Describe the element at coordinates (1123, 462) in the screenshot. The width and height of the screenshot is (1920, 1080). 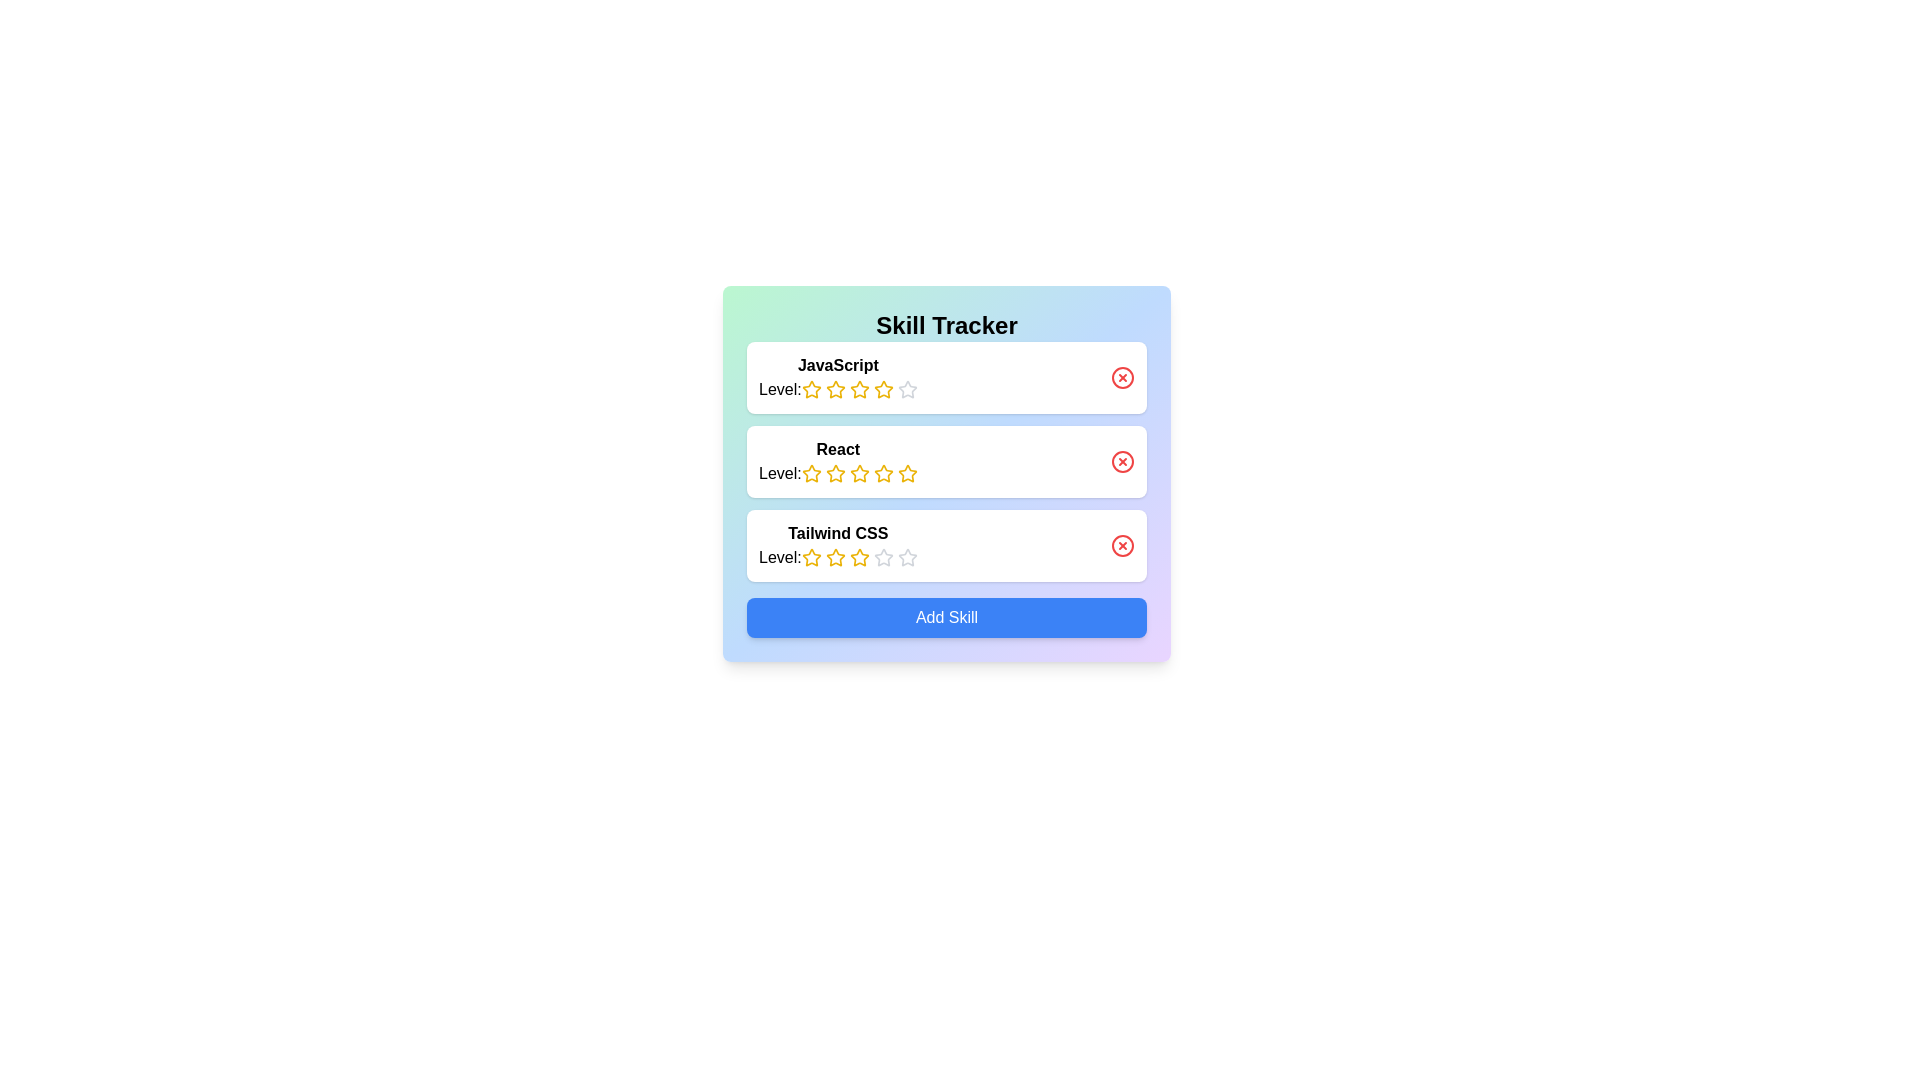
I see `the remove button for the skill named React` at that location.